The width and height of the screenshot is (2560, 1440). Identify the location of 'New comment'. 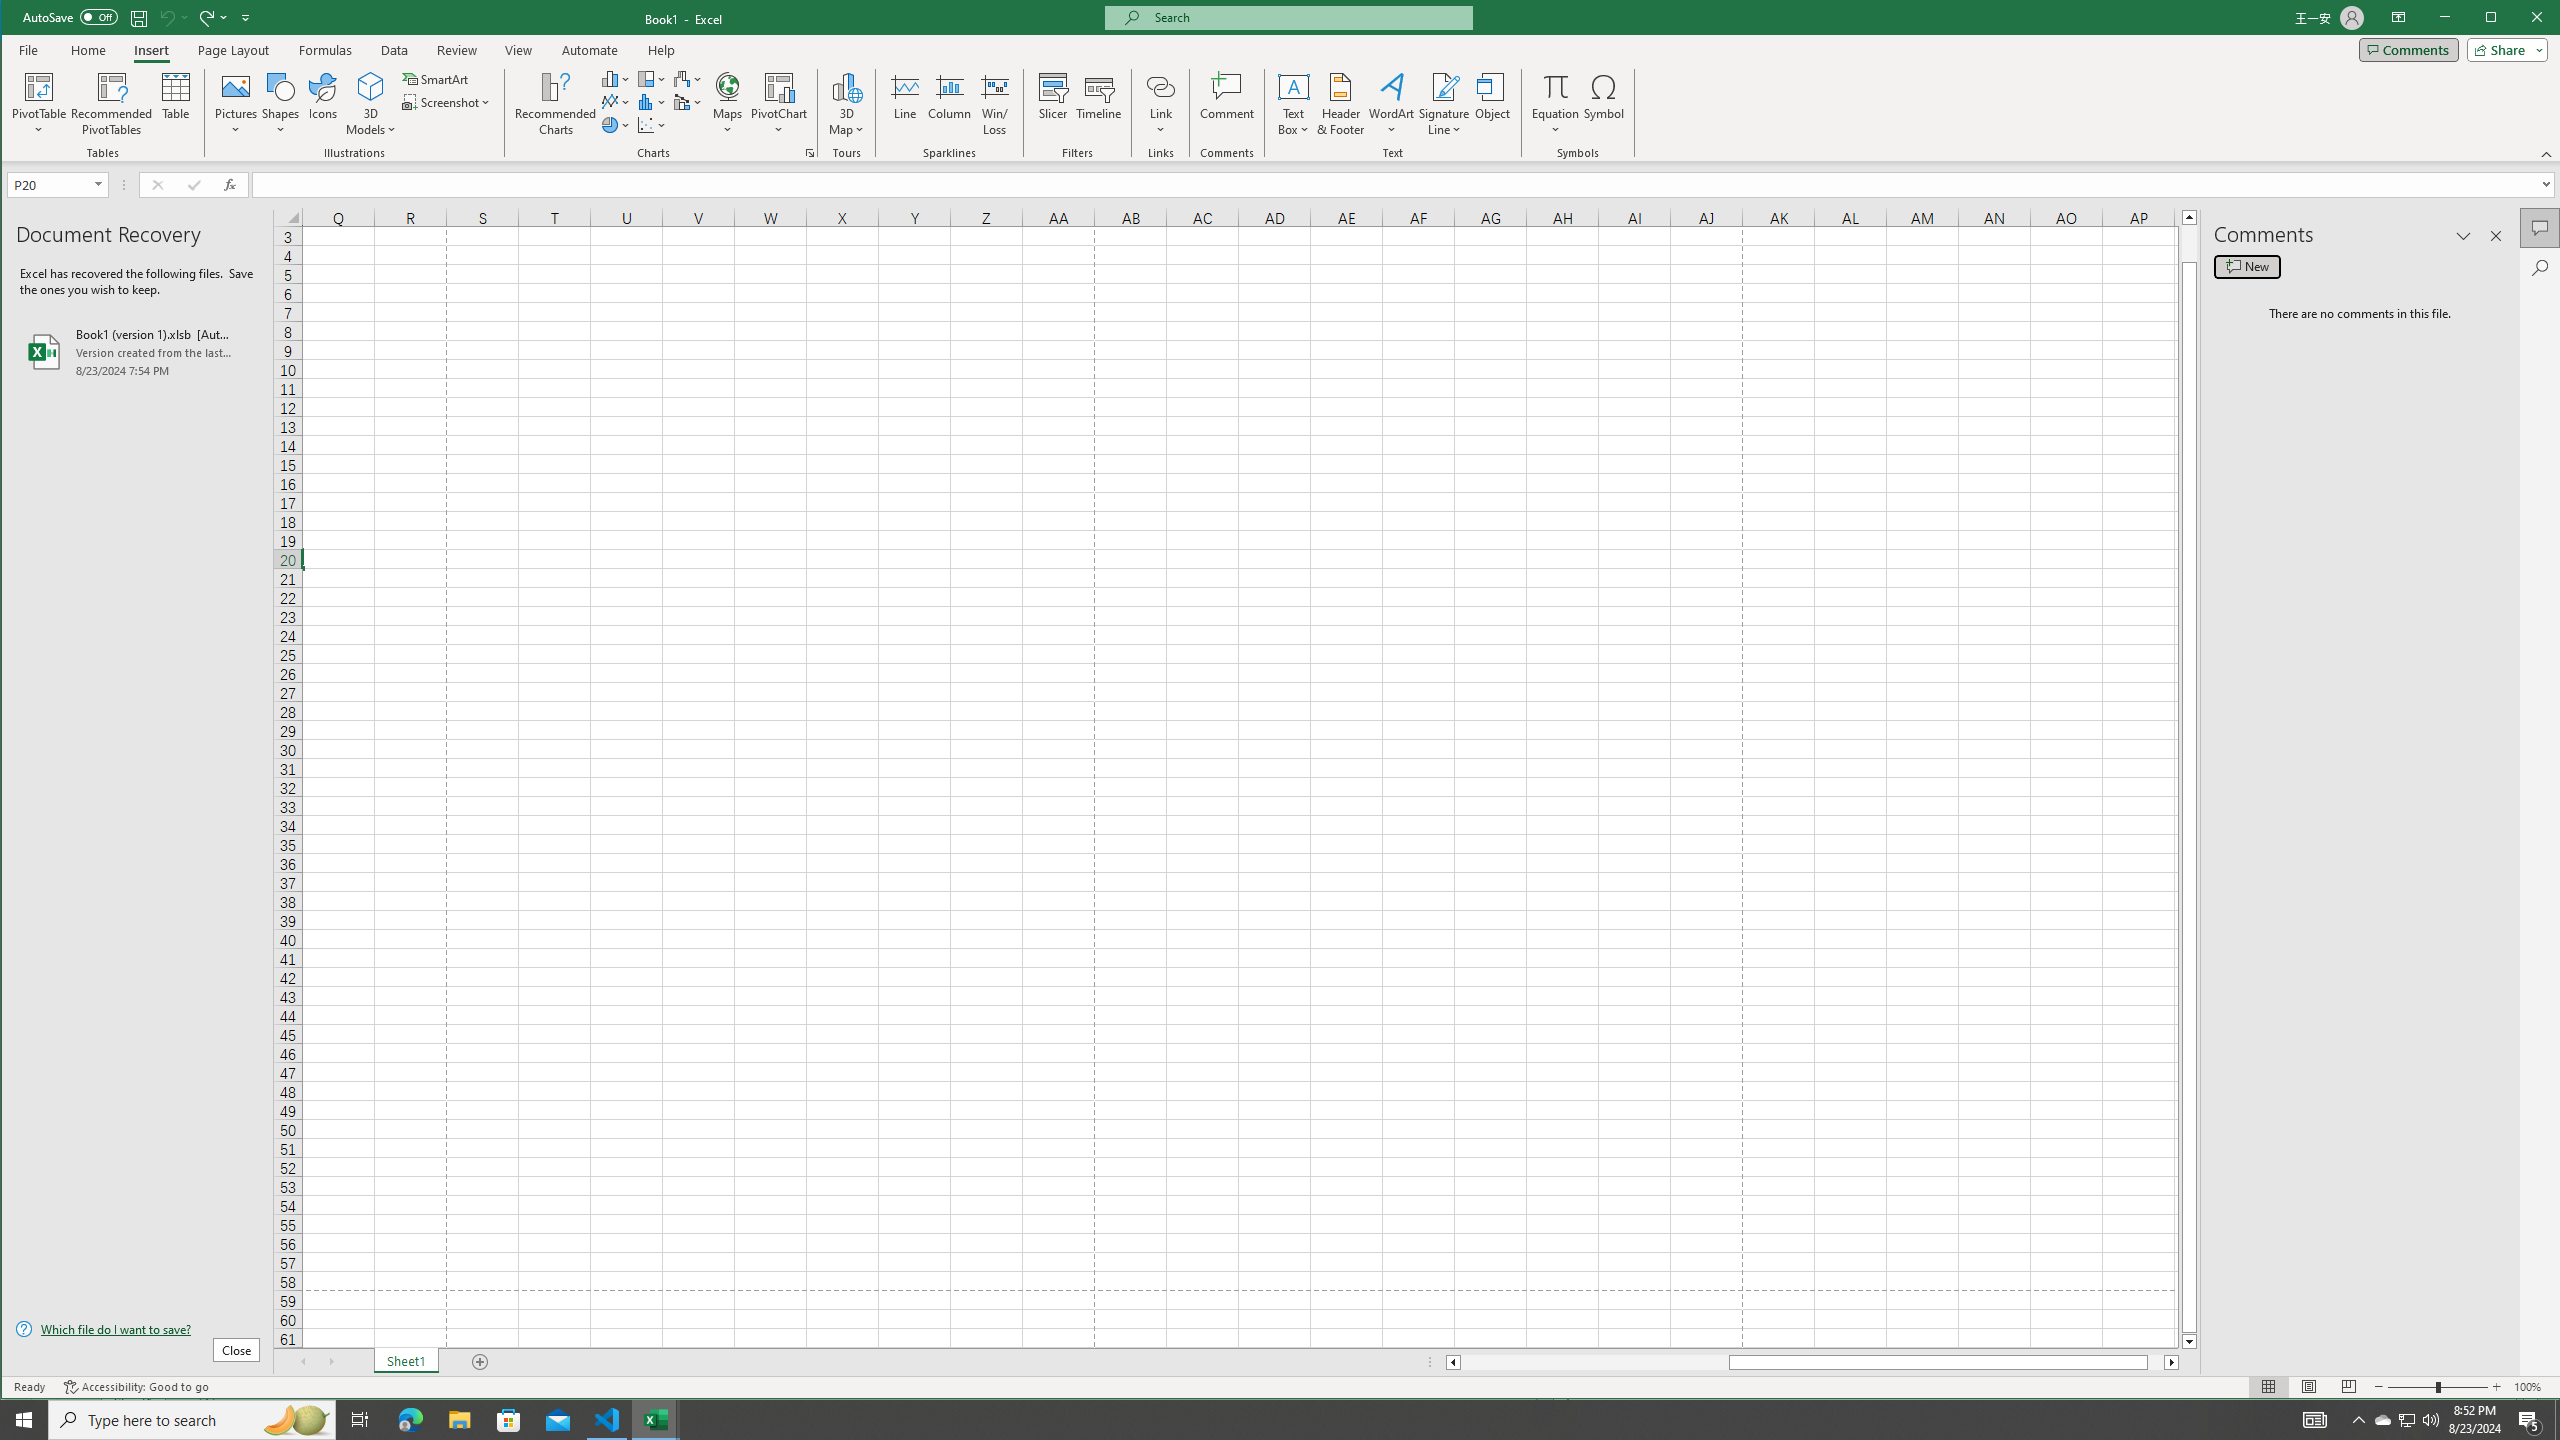
(2246, 267).